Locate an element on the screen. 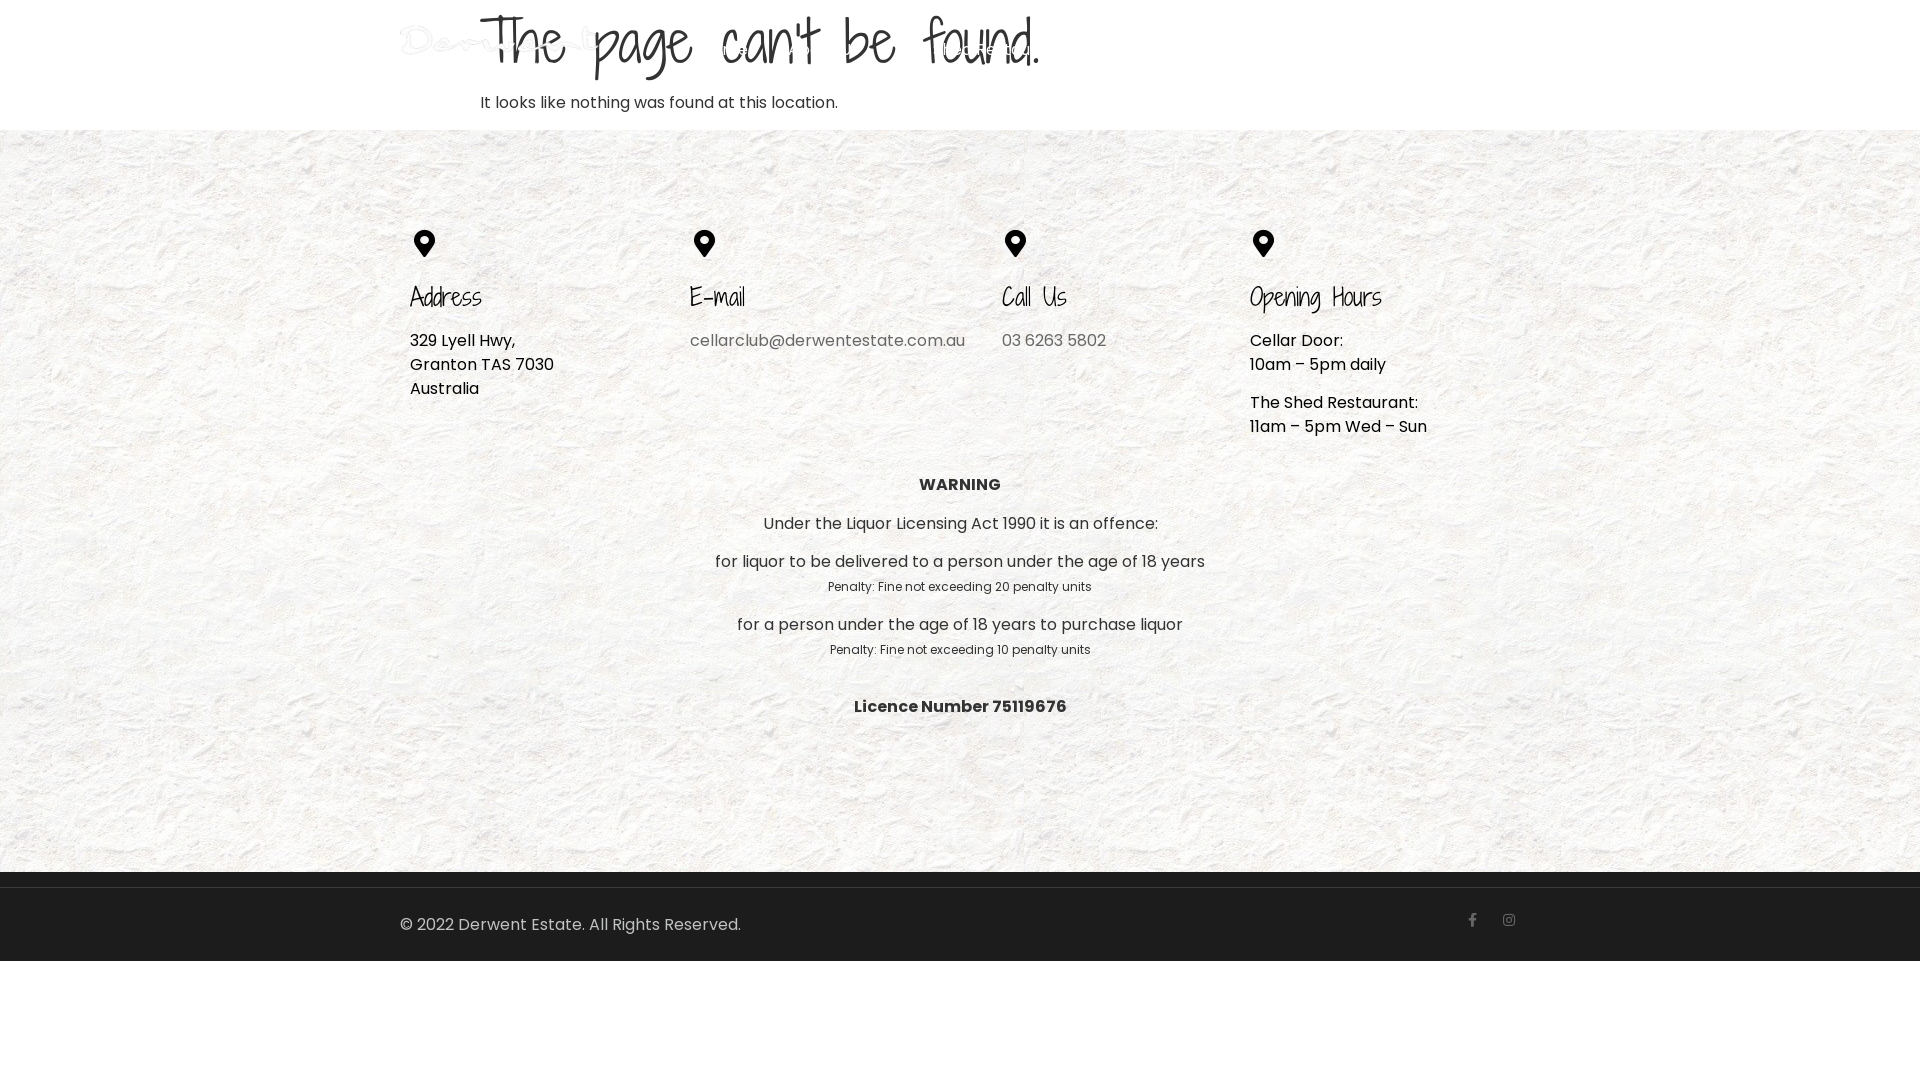  'The Shed Restaurant' is located at coordinates (981, 49).